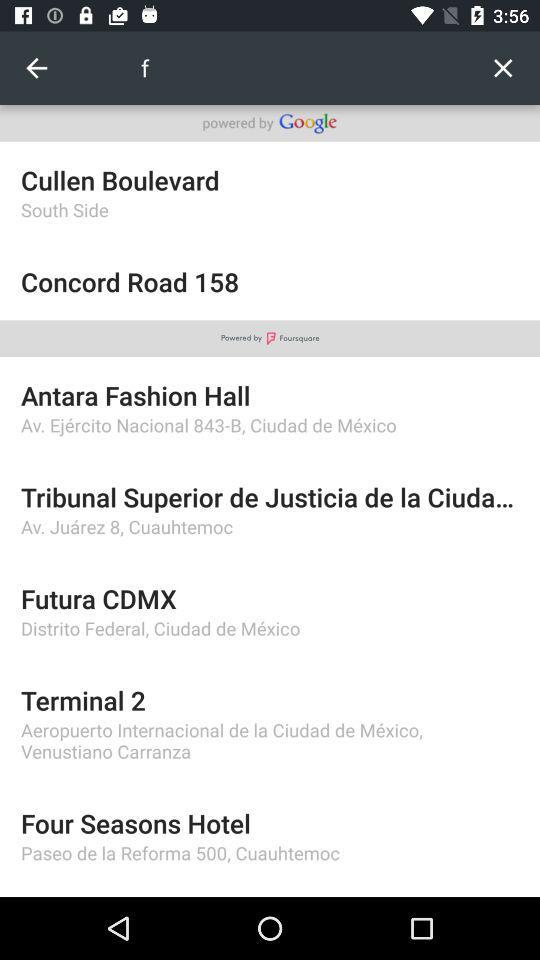 The height and width of the screenshot is (960, 540). What do you see at coordinates (270, 598) in the screenshot?
I see `the futura cdmx` at bounding box center [270, 598].